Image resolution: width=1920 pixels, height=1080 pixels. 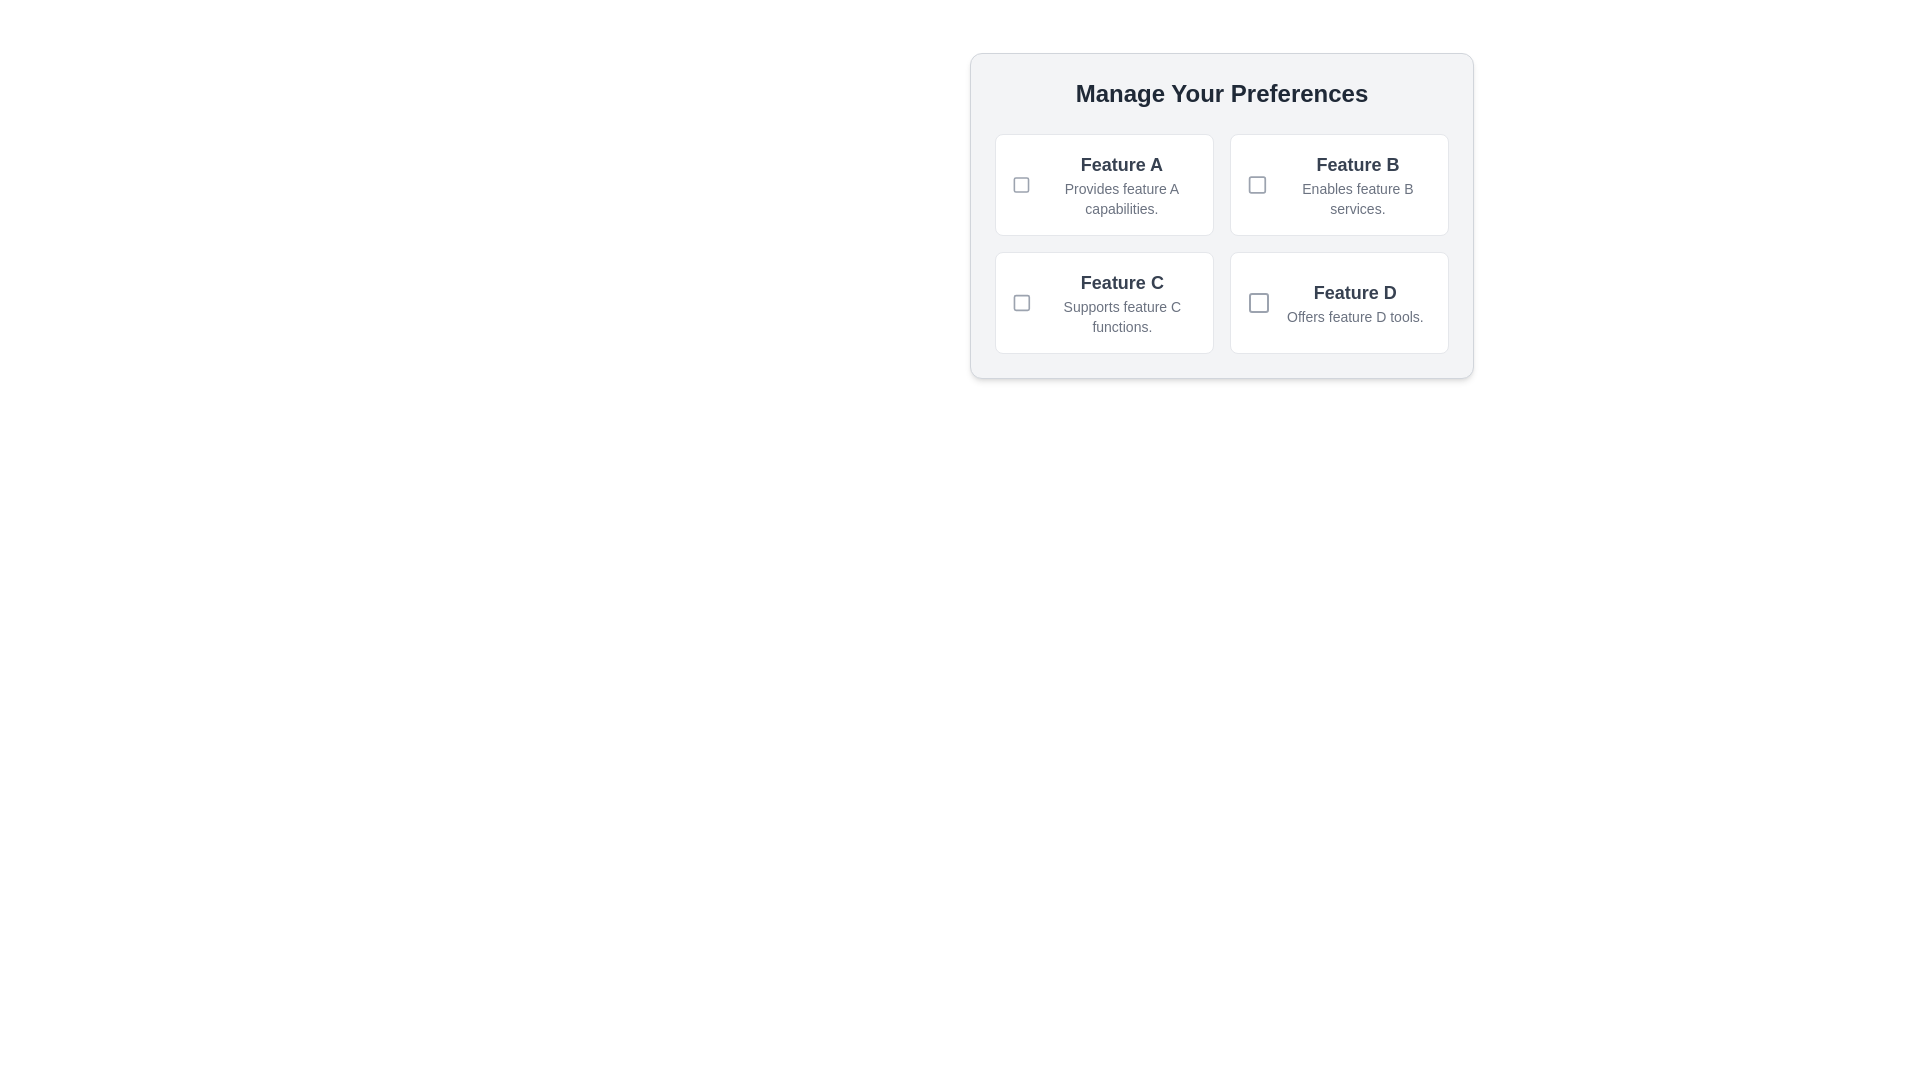 What do you see at coordinates (1121, 164) in the screenshot?
I see `the prominently styled label reading 'Feature A', which is the header of the section describing 'Feature A capabilities' within the 'Manage Your Preferences' panel` at bounding box center [1121, 164].